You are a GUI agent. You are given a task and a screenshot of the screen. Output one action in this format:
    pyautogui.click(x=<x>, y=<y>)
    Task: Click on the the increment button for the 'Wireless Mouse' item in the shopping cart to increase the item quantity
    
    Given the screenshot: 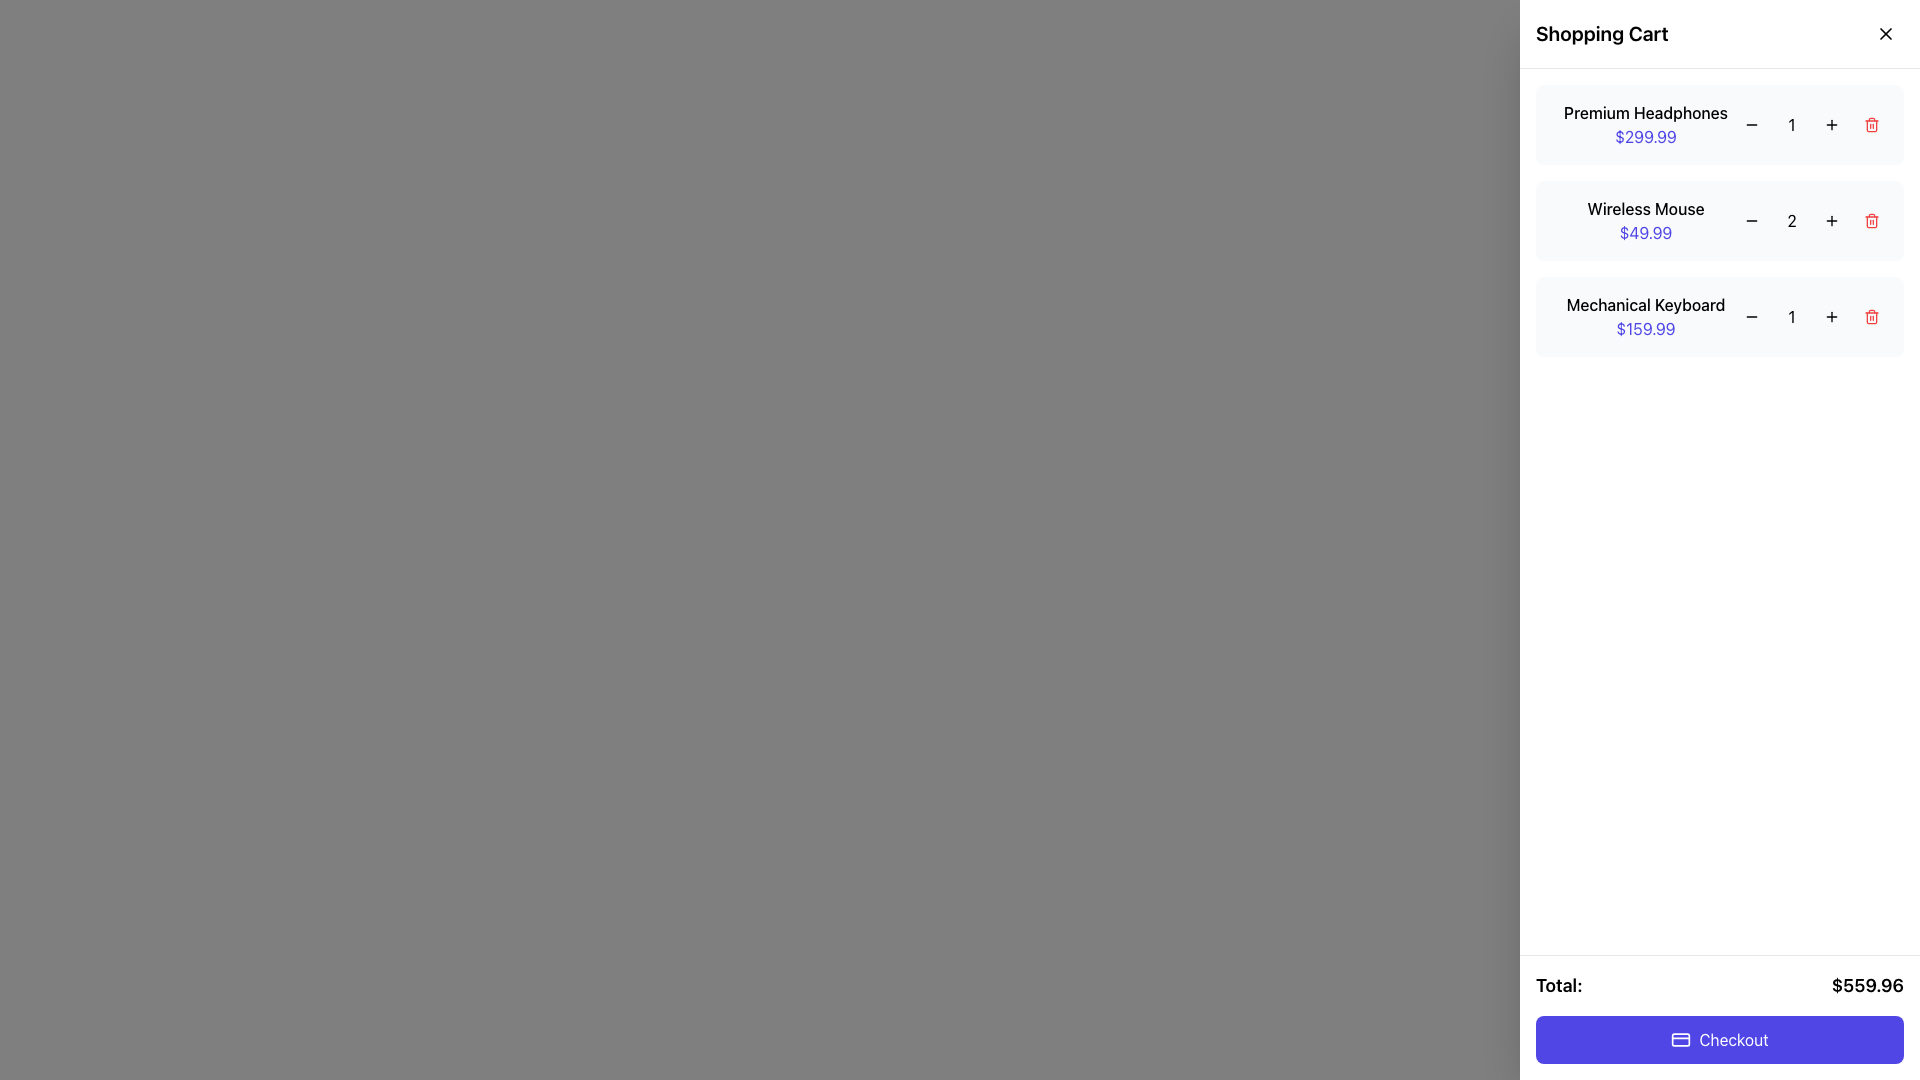 What is the action you would take?
    pyautogui.click(x=1832, y=220)
    